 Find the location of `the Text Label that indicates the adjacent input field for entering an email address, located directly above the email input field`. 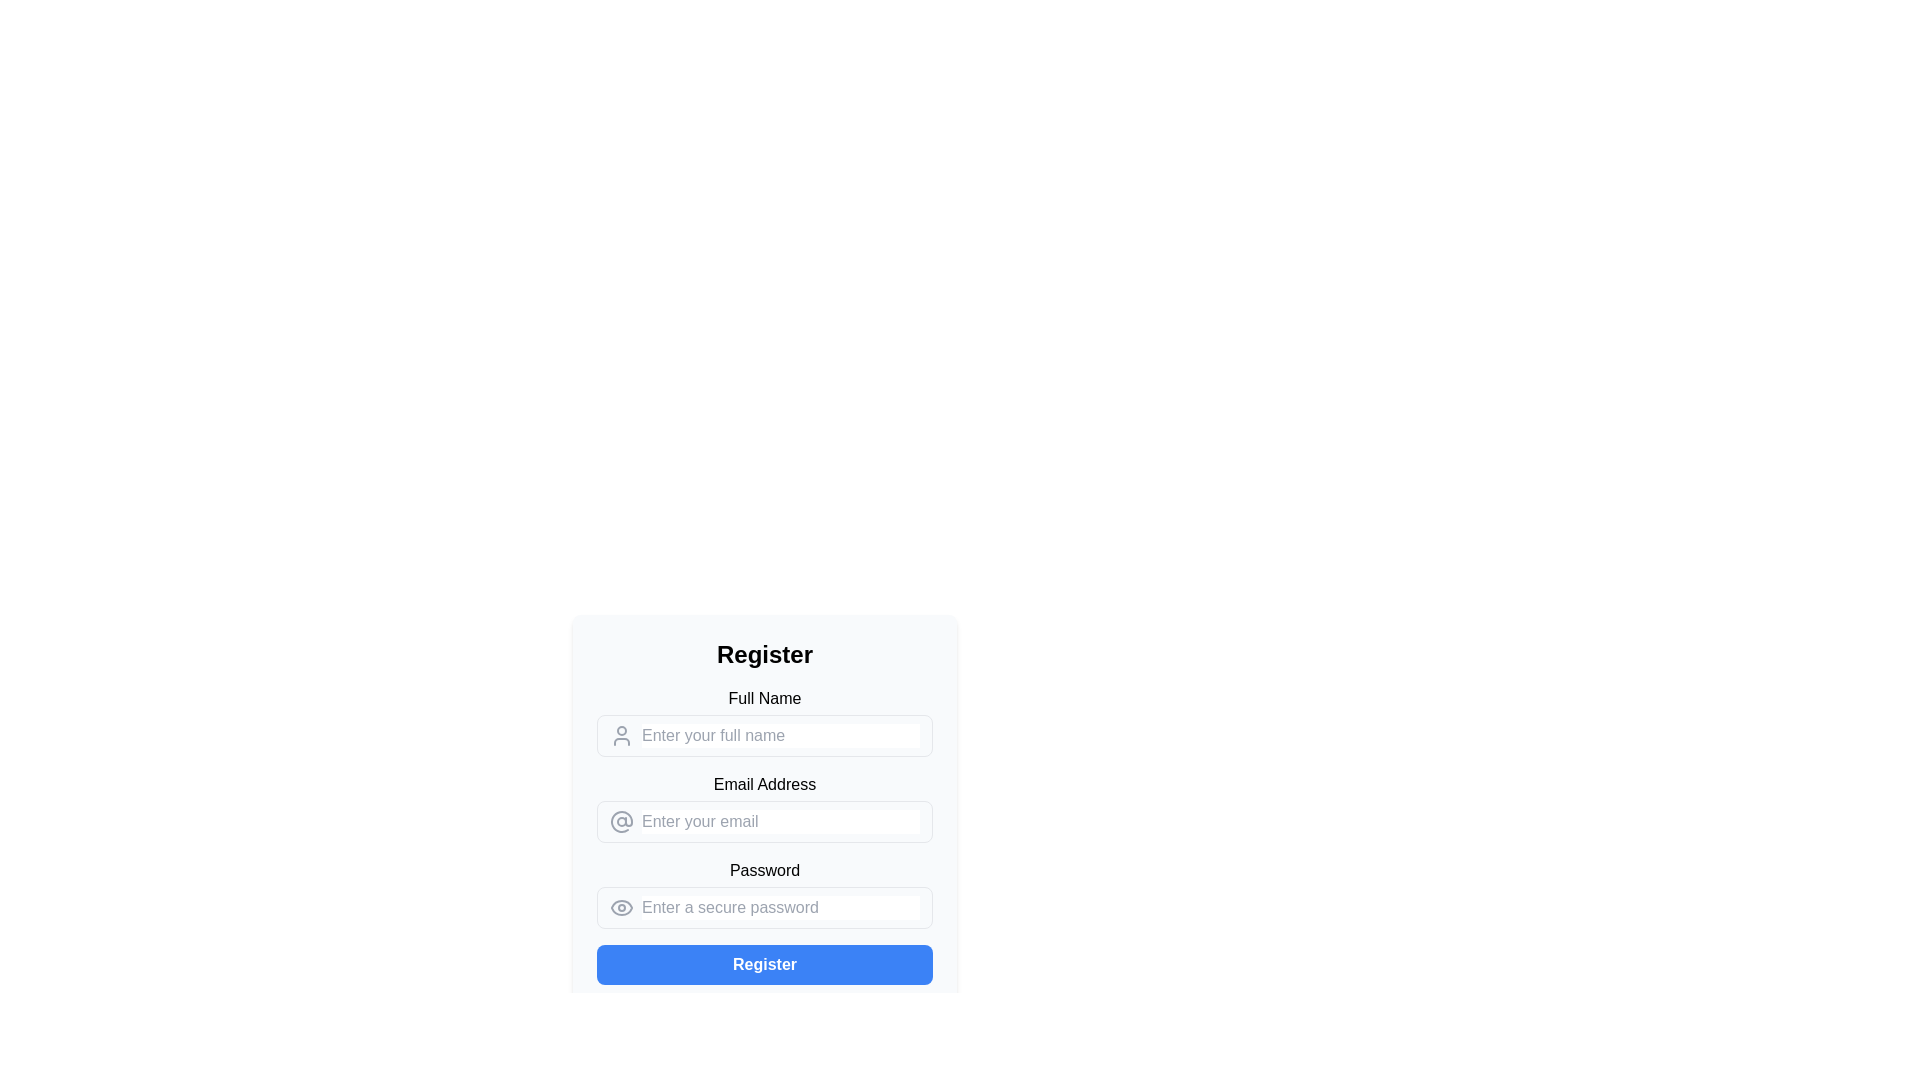

the Text Label that indicates the adjacent input field for entering an email address, located directly above the email input field is located at coordinates (763, 784).